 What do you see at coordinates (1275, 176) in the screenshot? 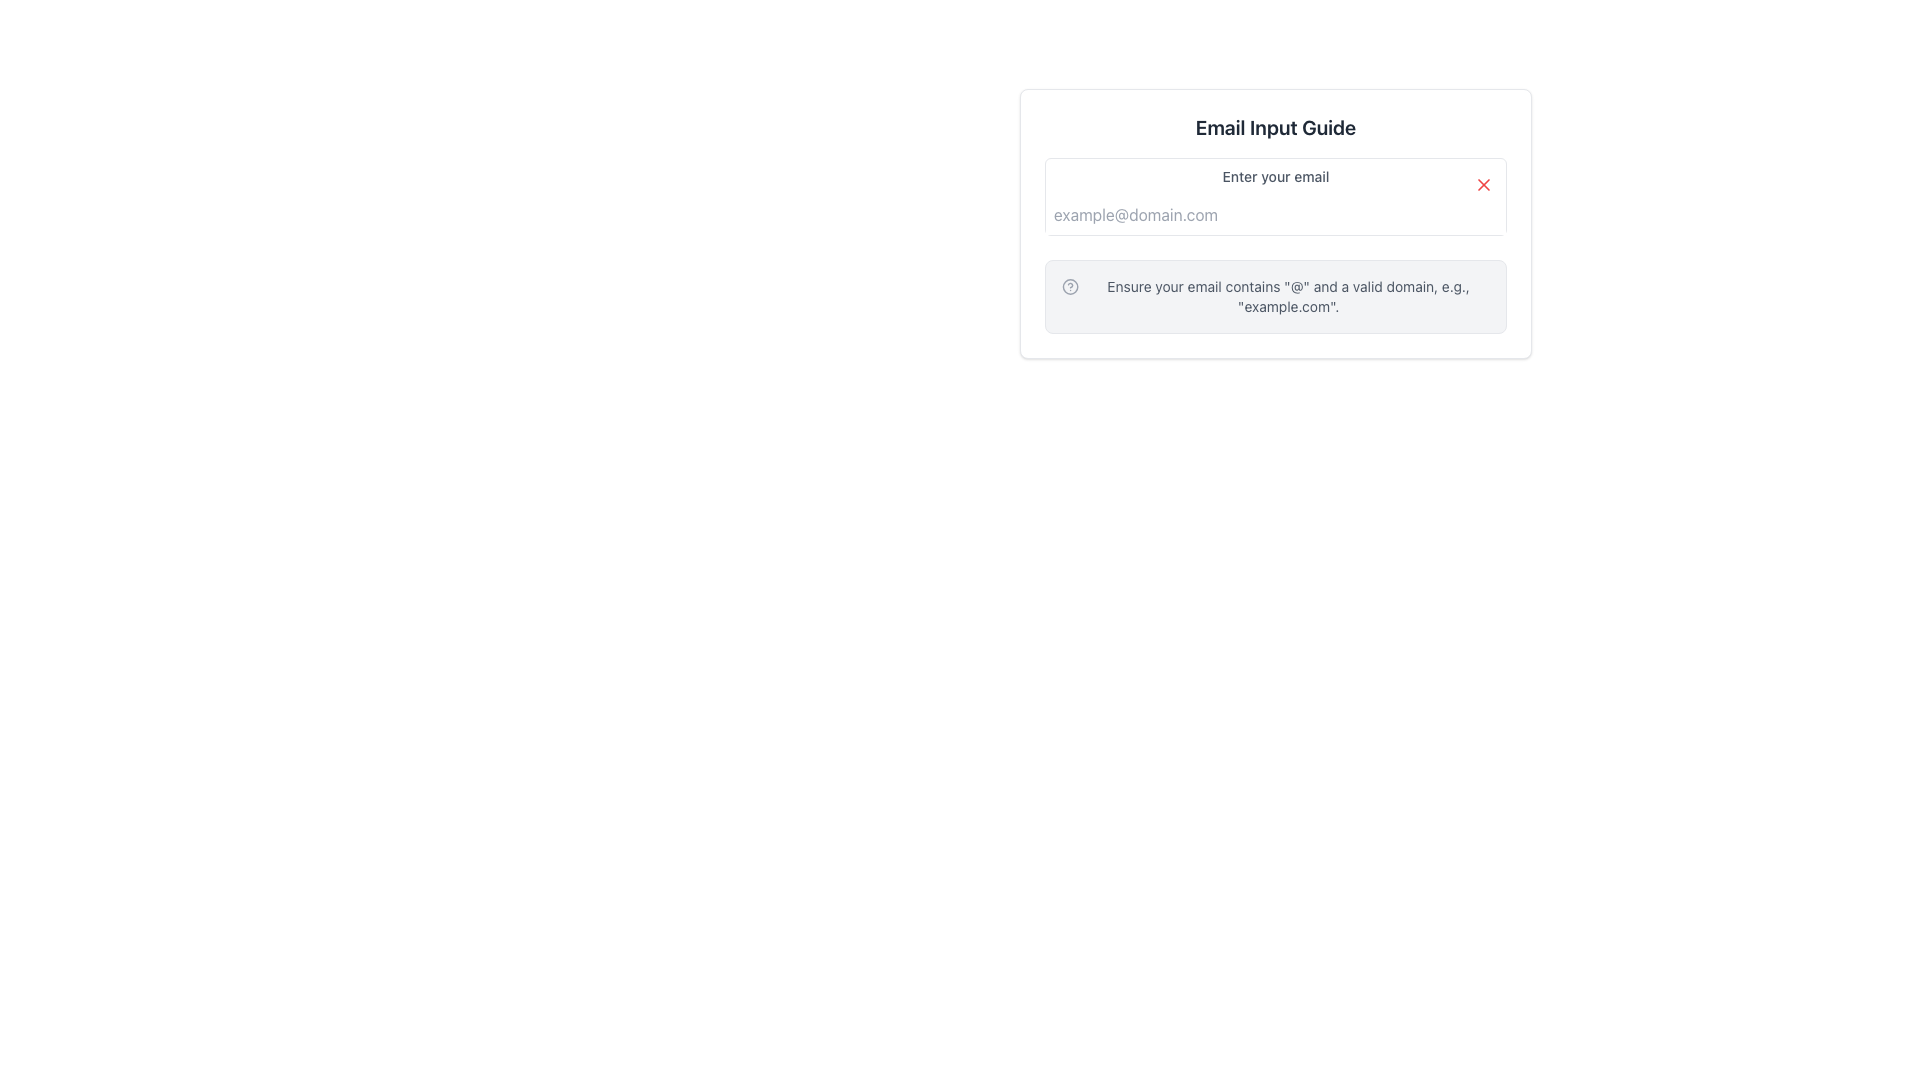
I see `the Text Label that serves as a placeholder for the input field, providing guidance to the user` at bounding box center [1275, 176].